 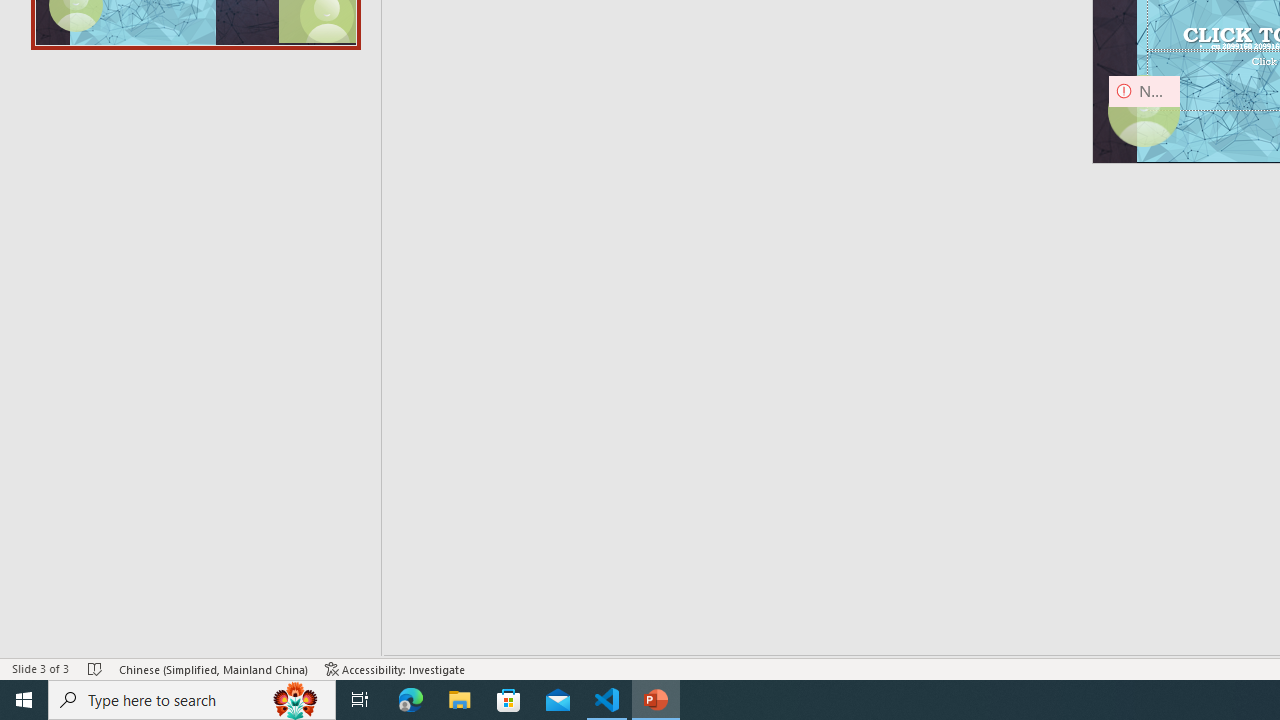 What do you see at coordinates (1144, 111) in the screenshot?
I see `'Camera 9, No camera detected.'` at bounding box center [1144, 111].